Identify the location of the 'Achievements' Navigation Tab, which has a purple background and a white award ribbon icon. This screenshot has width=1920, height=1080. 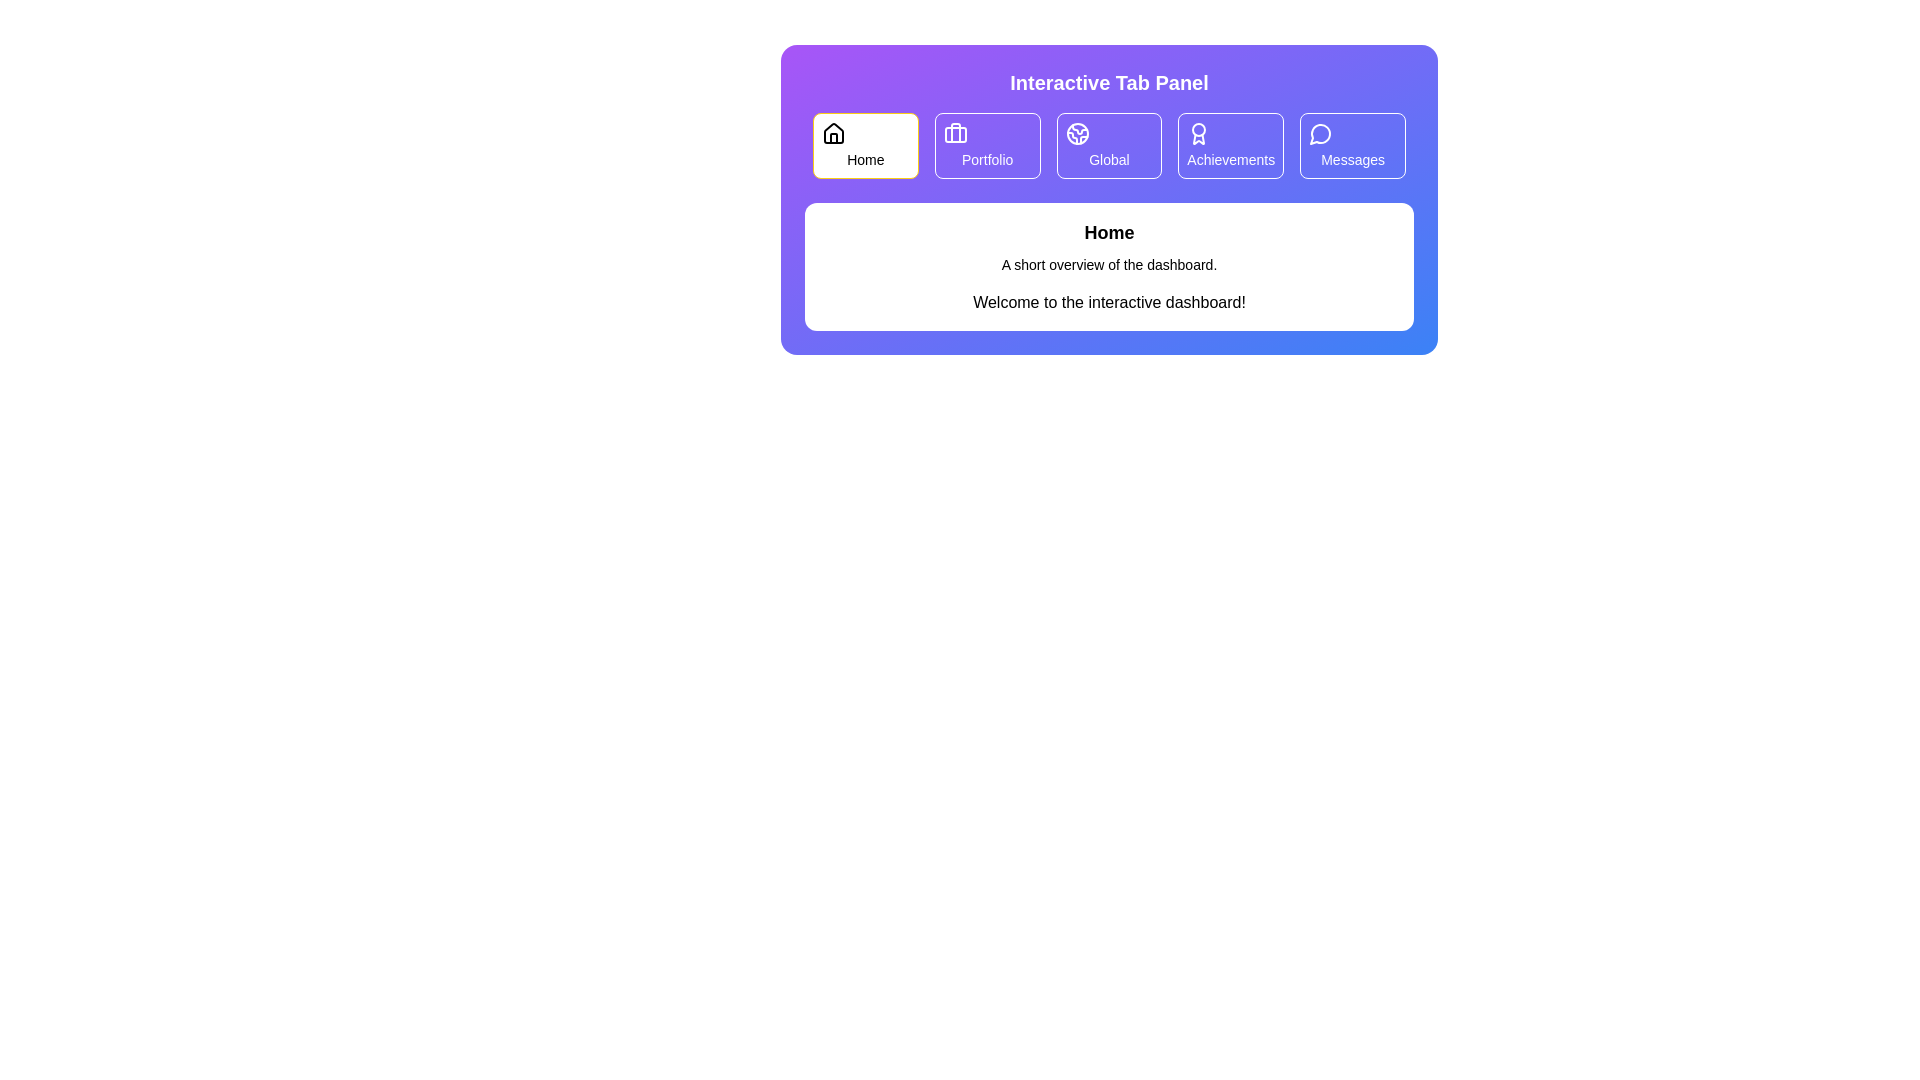
(1230, 145).